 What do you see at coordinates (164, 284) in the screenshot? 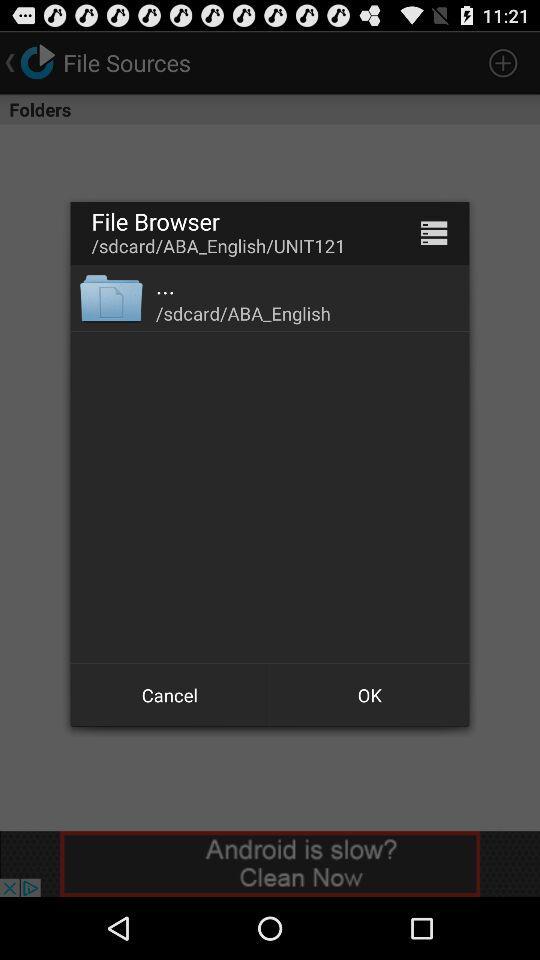
I see `the ... app` at bounding box center [164, 284].